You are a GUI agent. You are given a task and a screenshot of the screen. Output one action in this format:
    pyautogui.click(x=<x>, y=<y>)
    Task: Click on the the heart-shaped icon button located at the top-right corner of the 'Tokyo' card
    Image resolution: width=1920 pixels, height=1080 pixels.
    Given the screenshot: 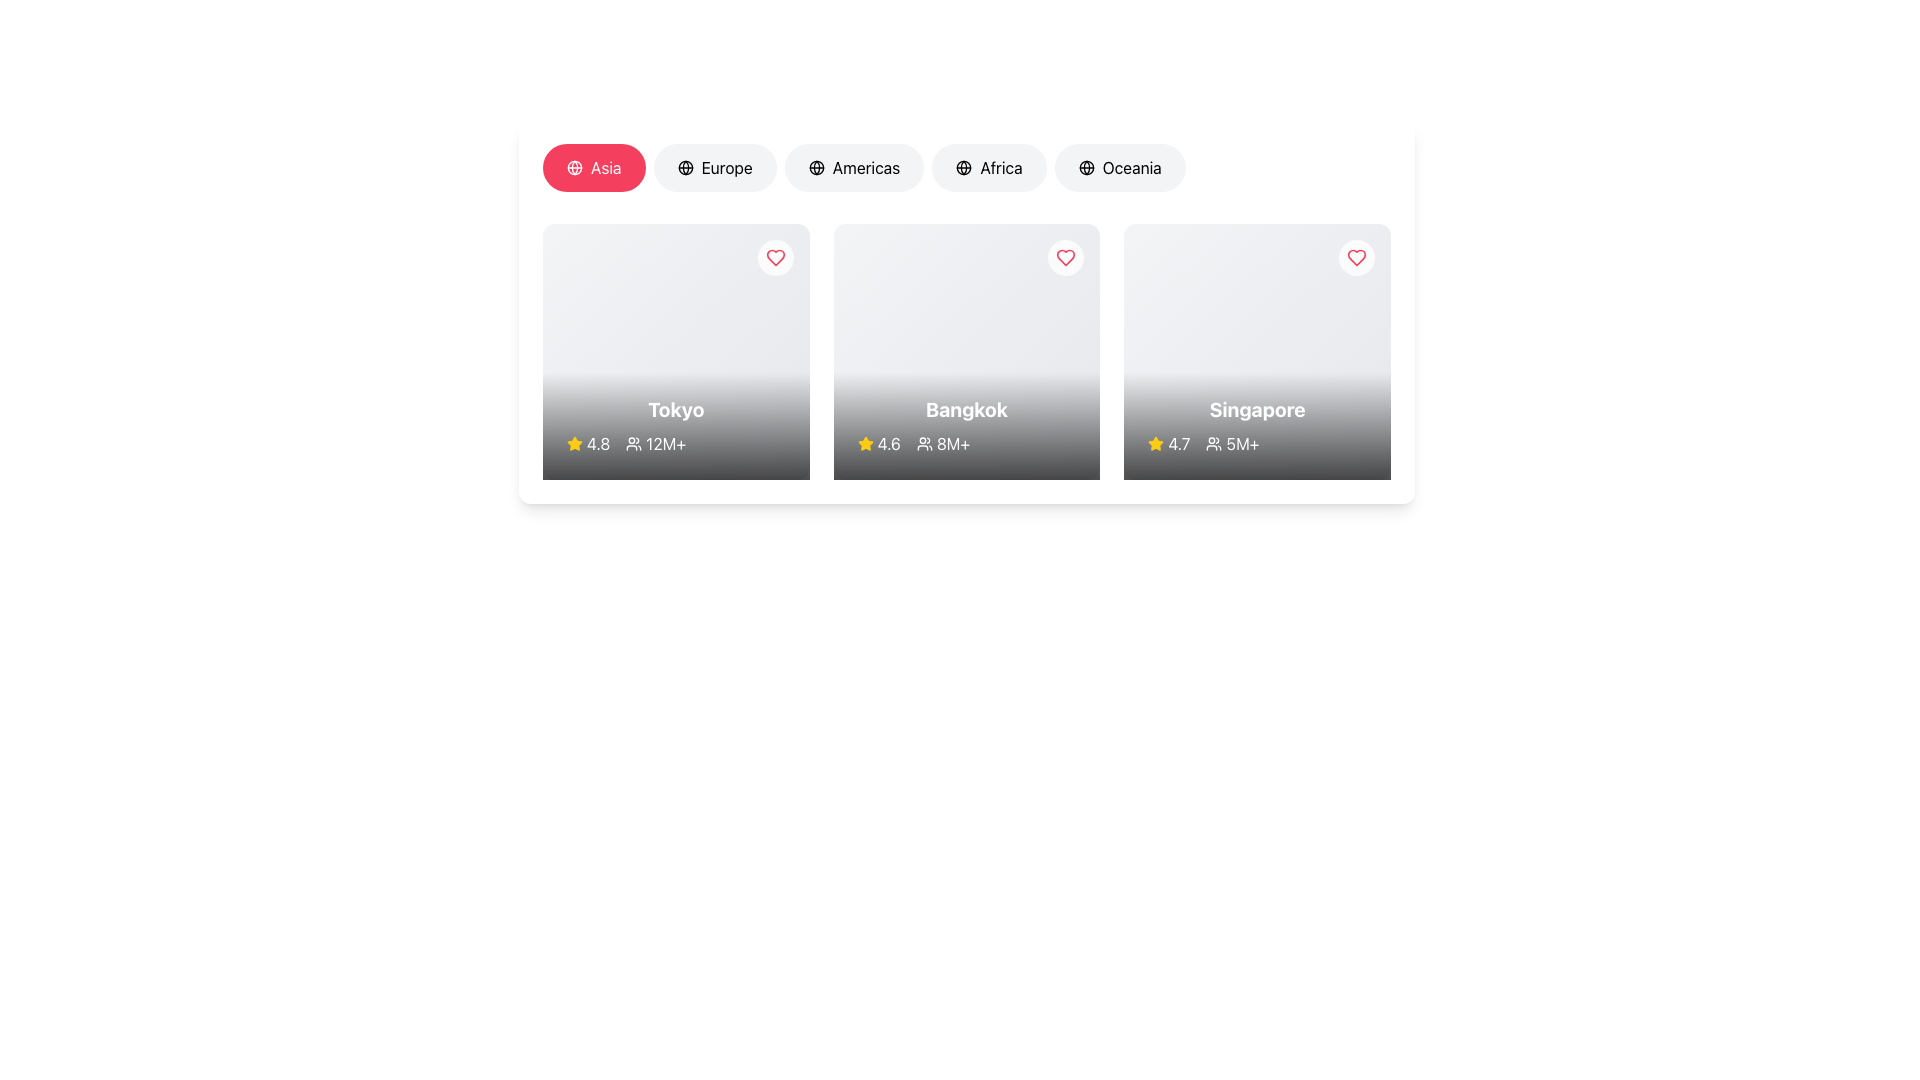 What is the action you would take?
    pyautogui.click(x=774, y=257)
    